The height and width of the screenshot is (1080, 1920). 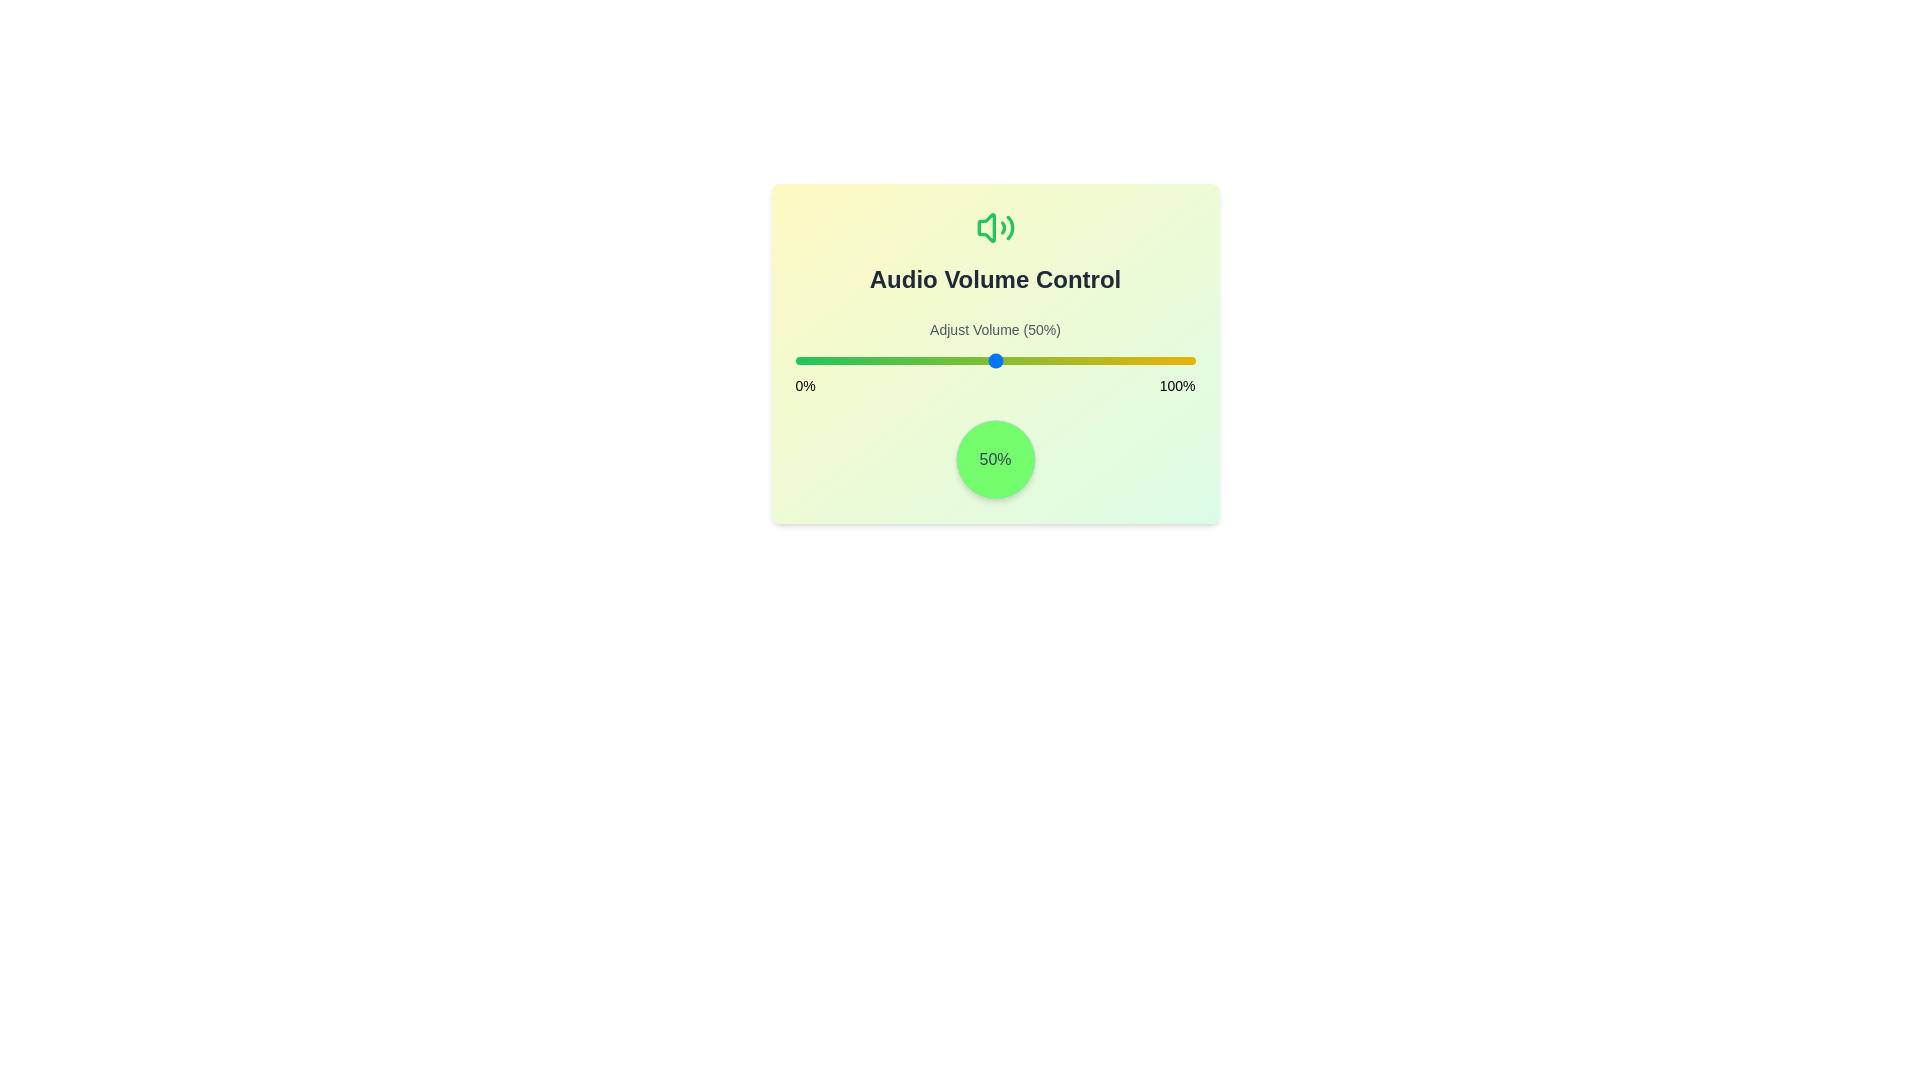 I want to click on the volume to 0% by dragging the slider, so click(x=794, y=361).